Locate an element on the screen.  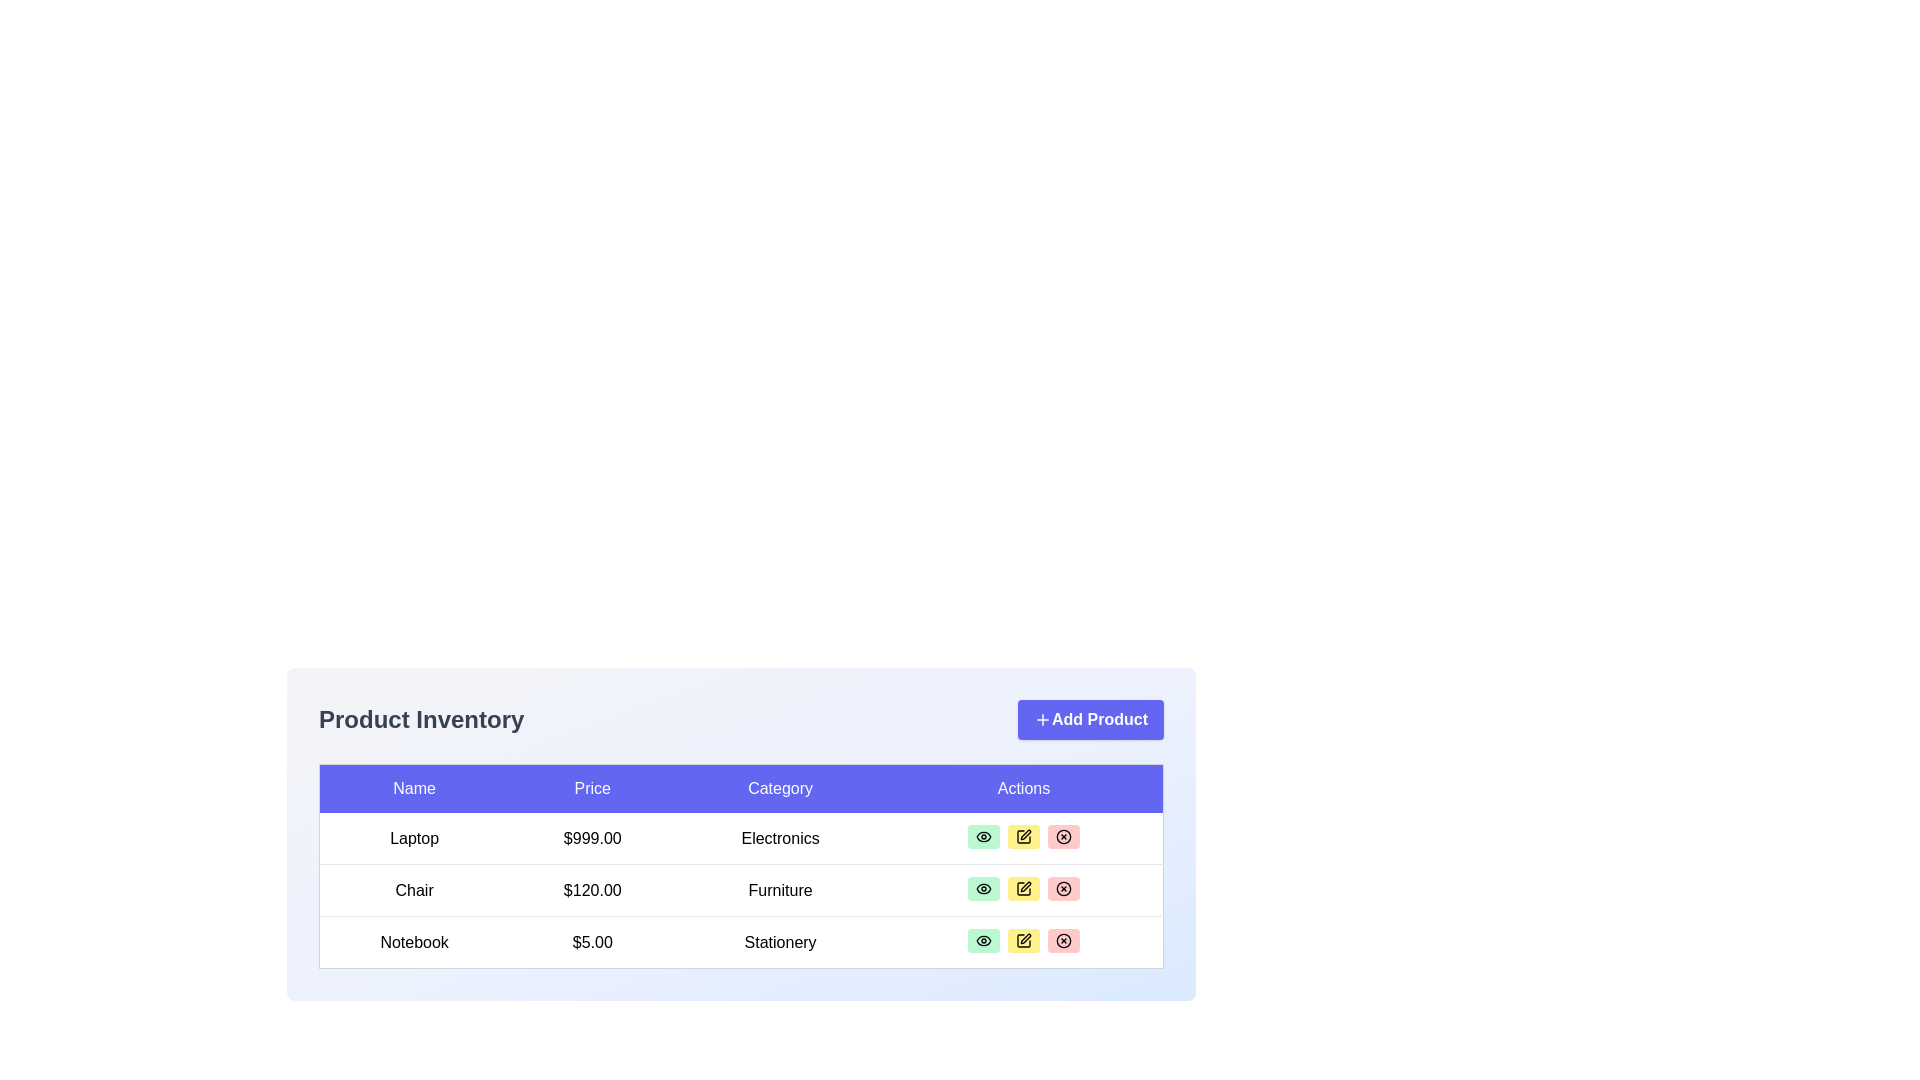
the 'Add Product' button, which is an indigo rectangular button with white text and a plus icon, positioned to the right of the 'Product Inventory' label is located at coordinates (1089, 720).